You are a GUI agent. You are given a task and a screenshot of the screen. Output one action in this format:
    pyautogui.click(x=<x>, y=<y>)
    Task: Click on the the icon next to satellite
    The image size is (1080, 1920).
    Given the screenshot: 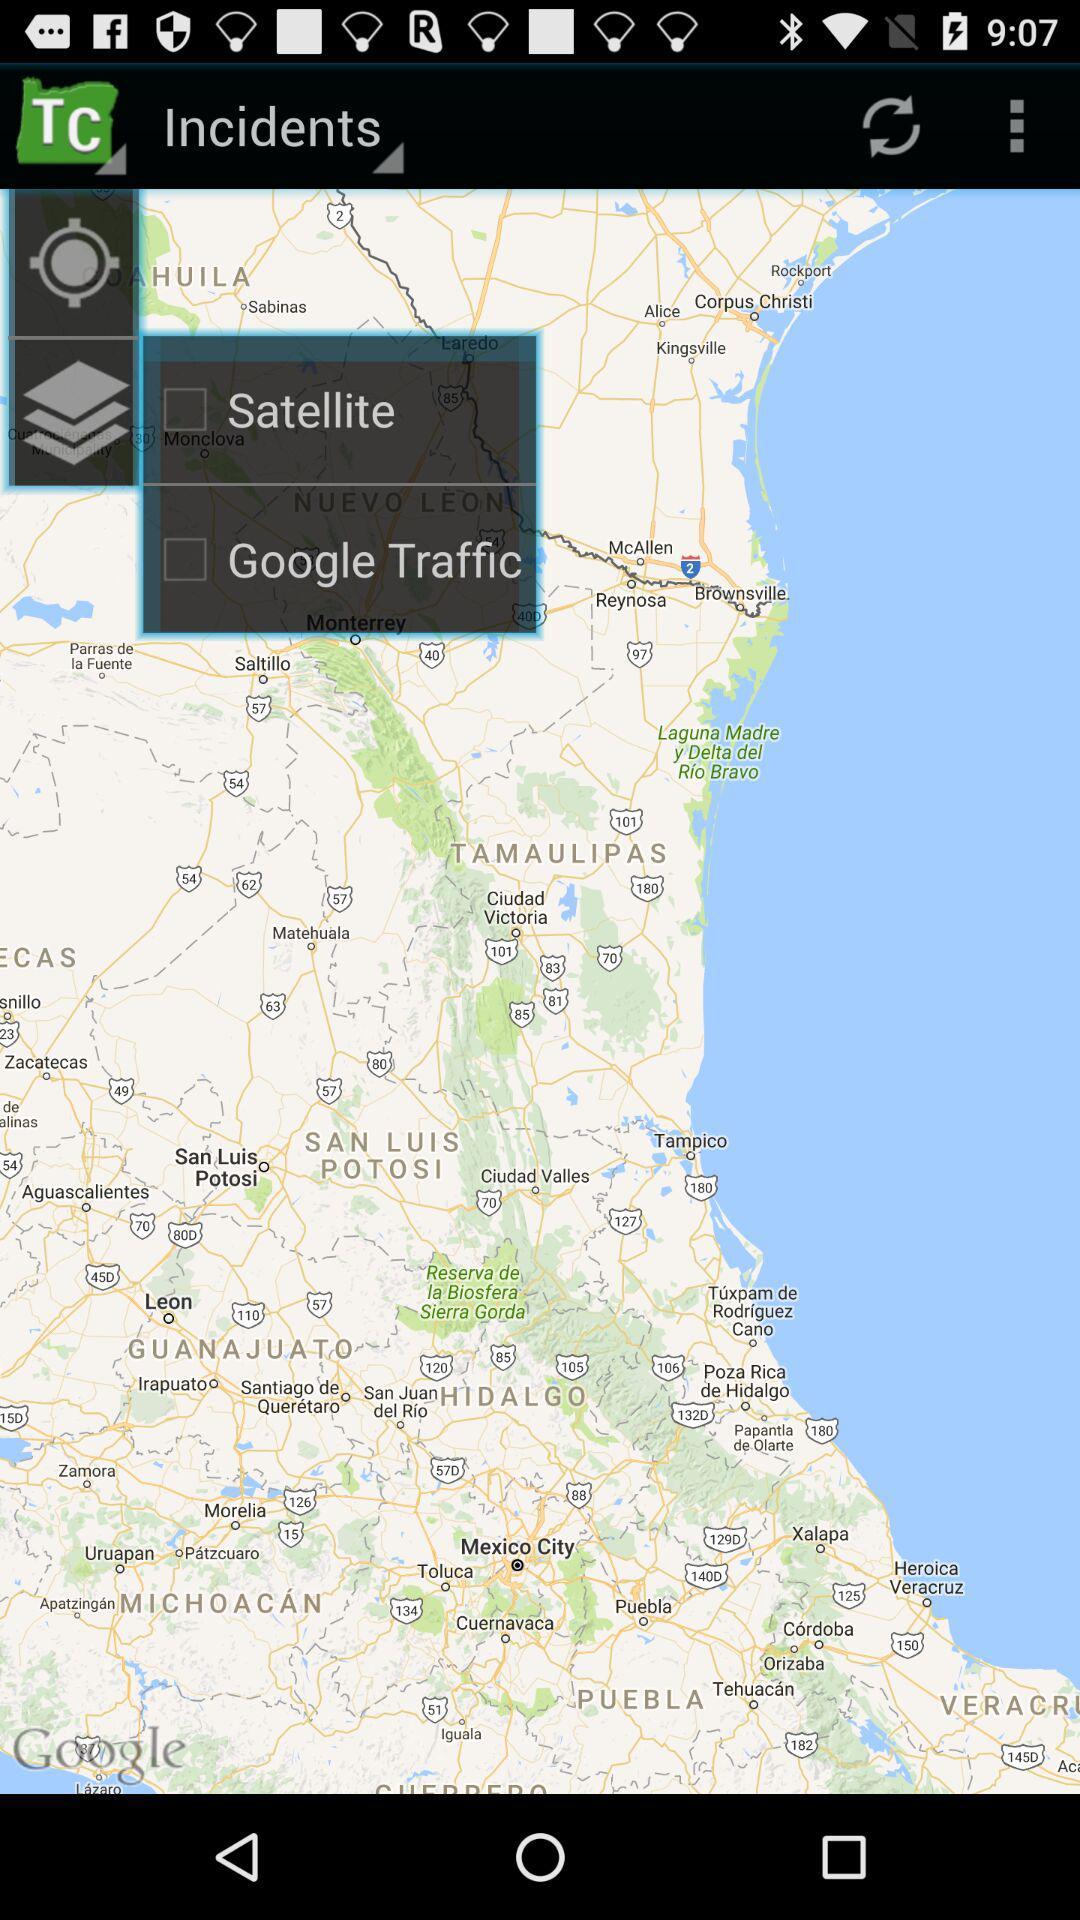 What is the action you would take?
    pyautogui.click(x=72, y=261)
    